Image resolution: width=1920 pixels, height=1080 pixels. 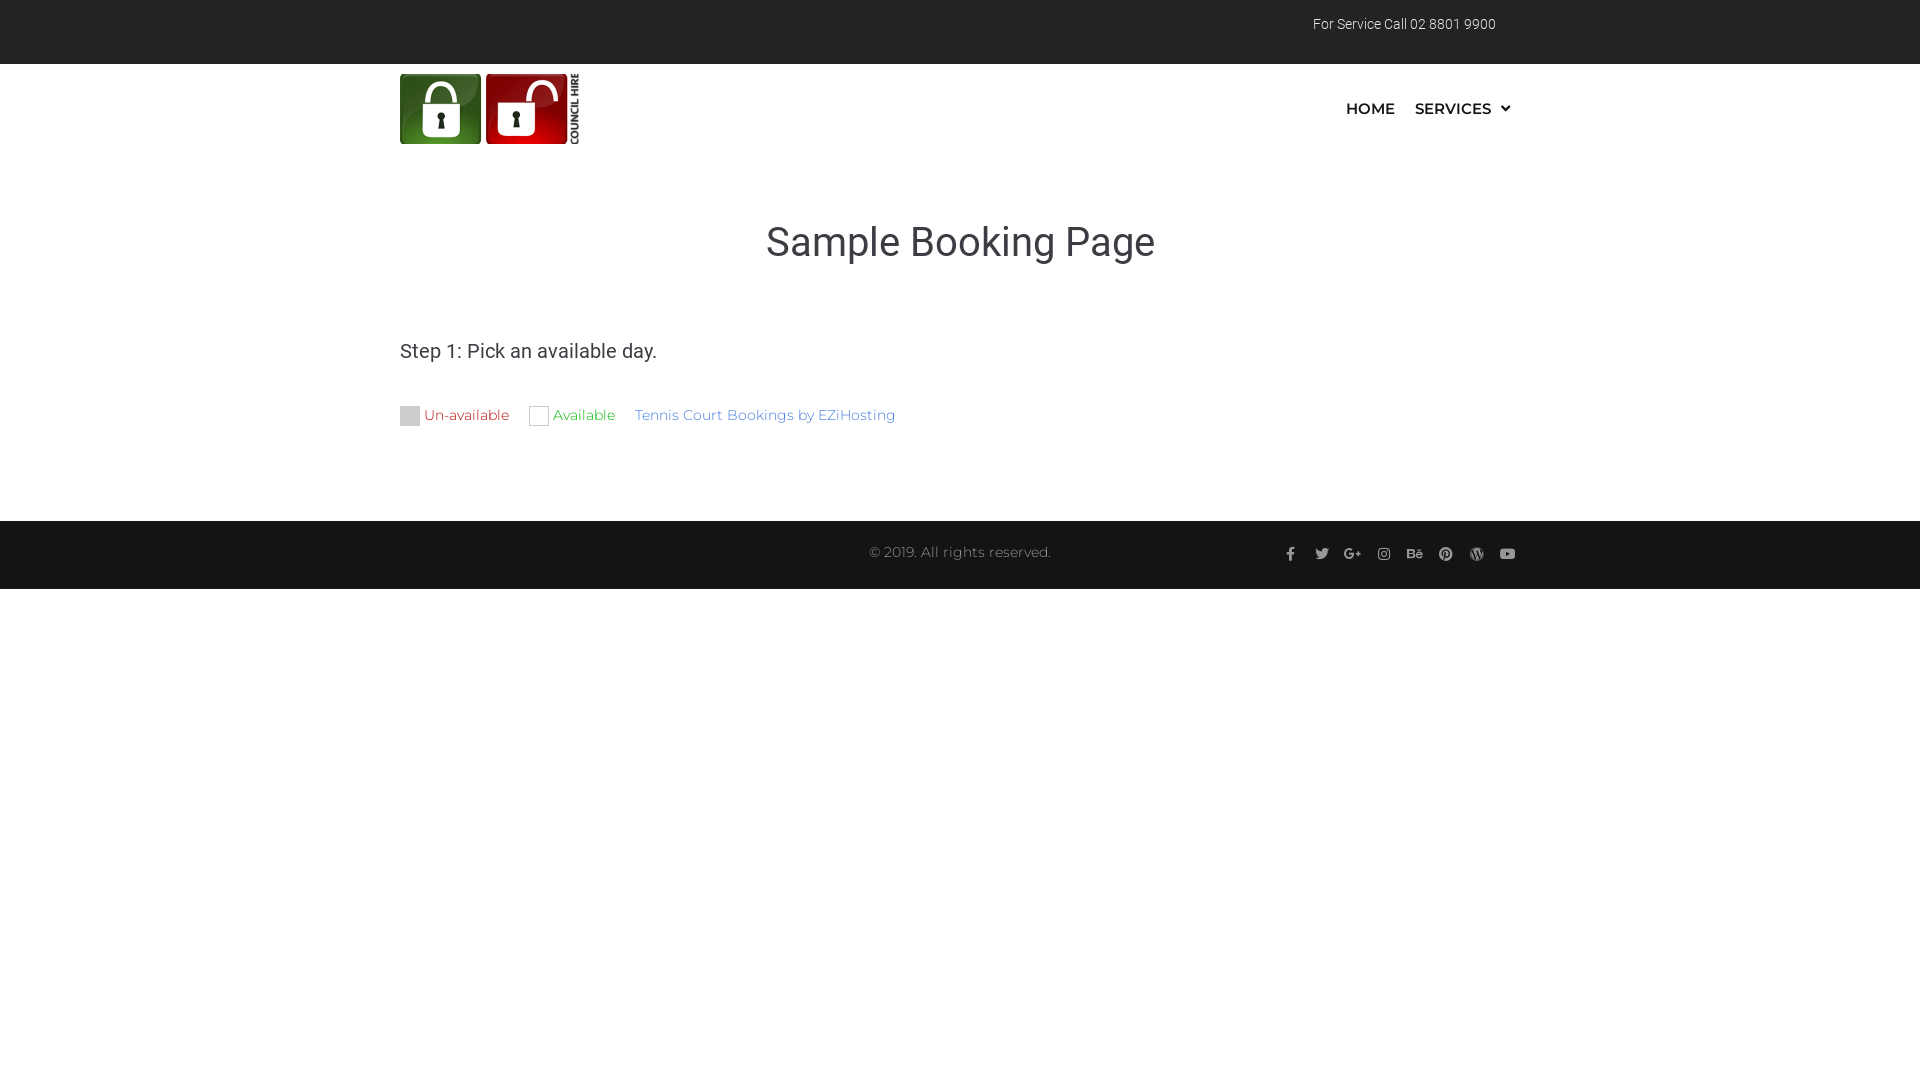 What do you see at coordinates (1462, 108) in the screenshot?
I see `'SERVICES'` at bounding box center [1462, 108].